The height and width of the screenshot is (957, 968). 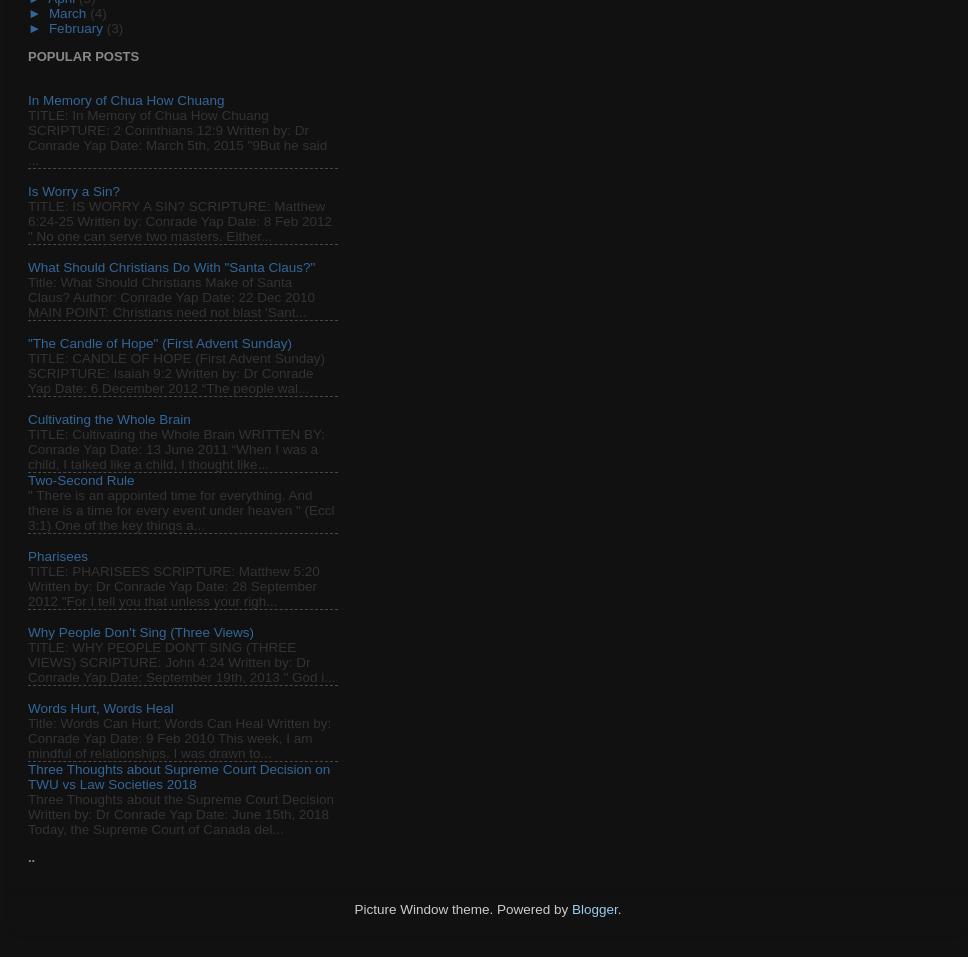 What do you see at coordinates (97, 11) in the screenshot?
I see `'(4)'` at bounding box center [97, 11].